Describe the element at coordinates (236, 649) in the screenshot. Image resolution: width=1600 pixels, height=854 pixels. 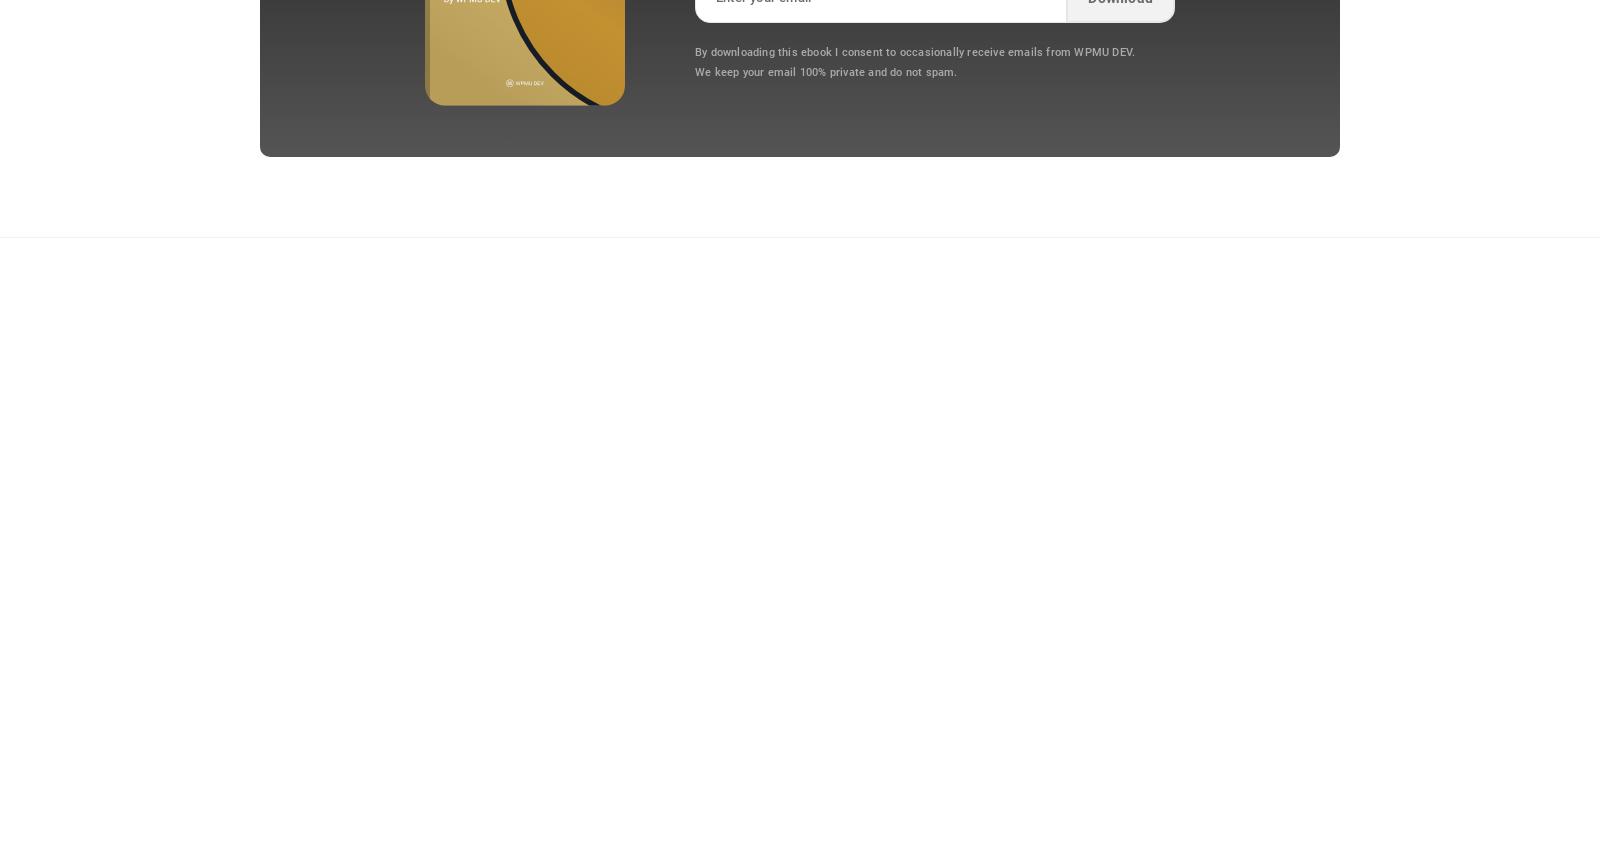
I see `'IVT Pro'` at that location.